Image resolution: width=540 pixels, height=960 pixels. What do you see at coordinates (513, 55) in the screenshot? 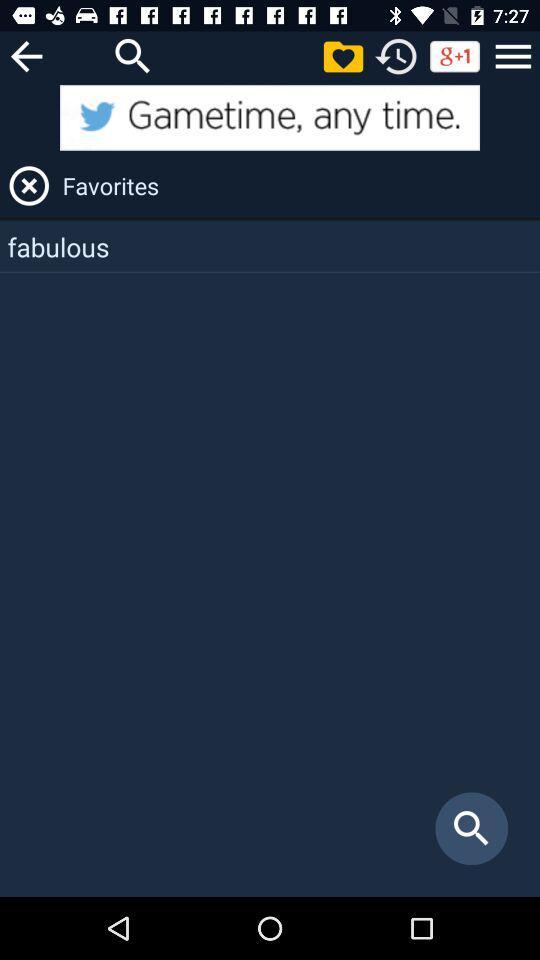
I see `list the options for action` at bounding box center [513, 55].